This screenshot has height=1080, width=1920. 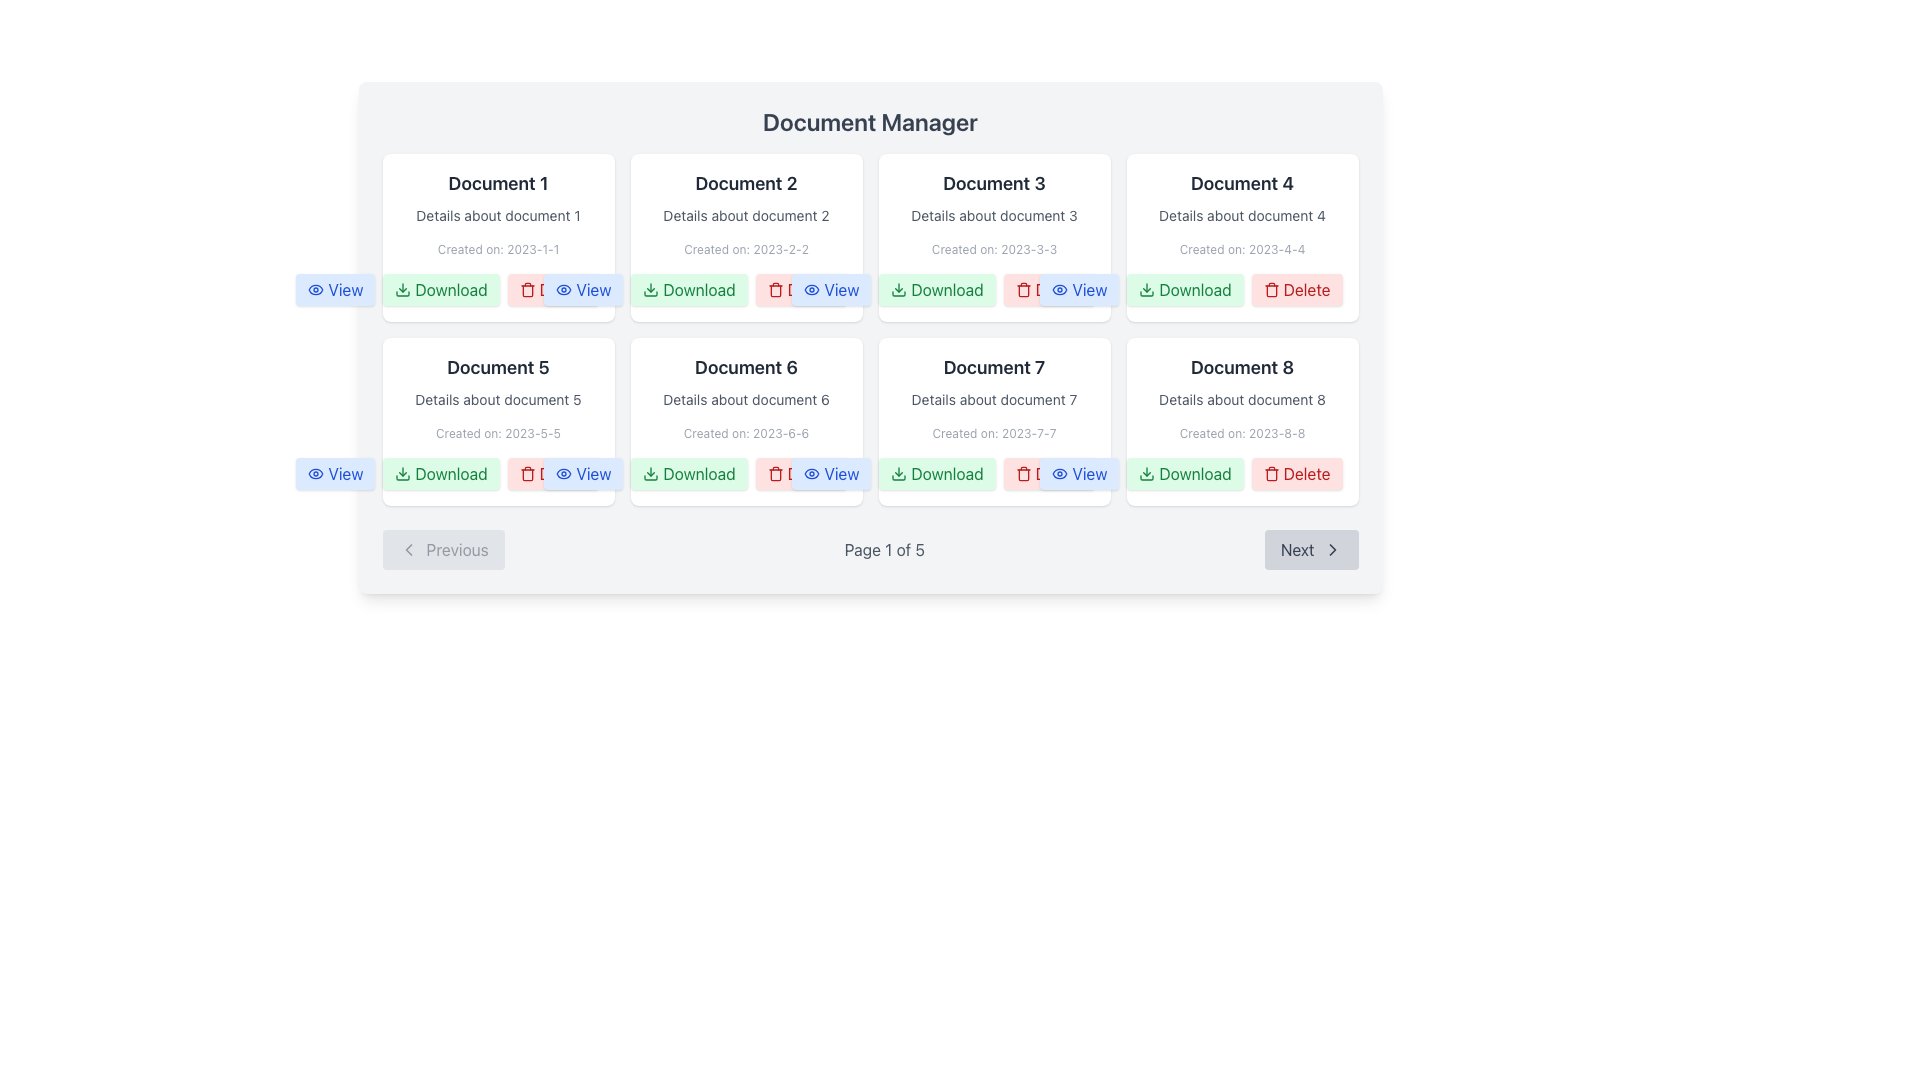 I want to click on the 'View' icon located inside the button in the second row, third column of documents, so click(x=812, y=474).